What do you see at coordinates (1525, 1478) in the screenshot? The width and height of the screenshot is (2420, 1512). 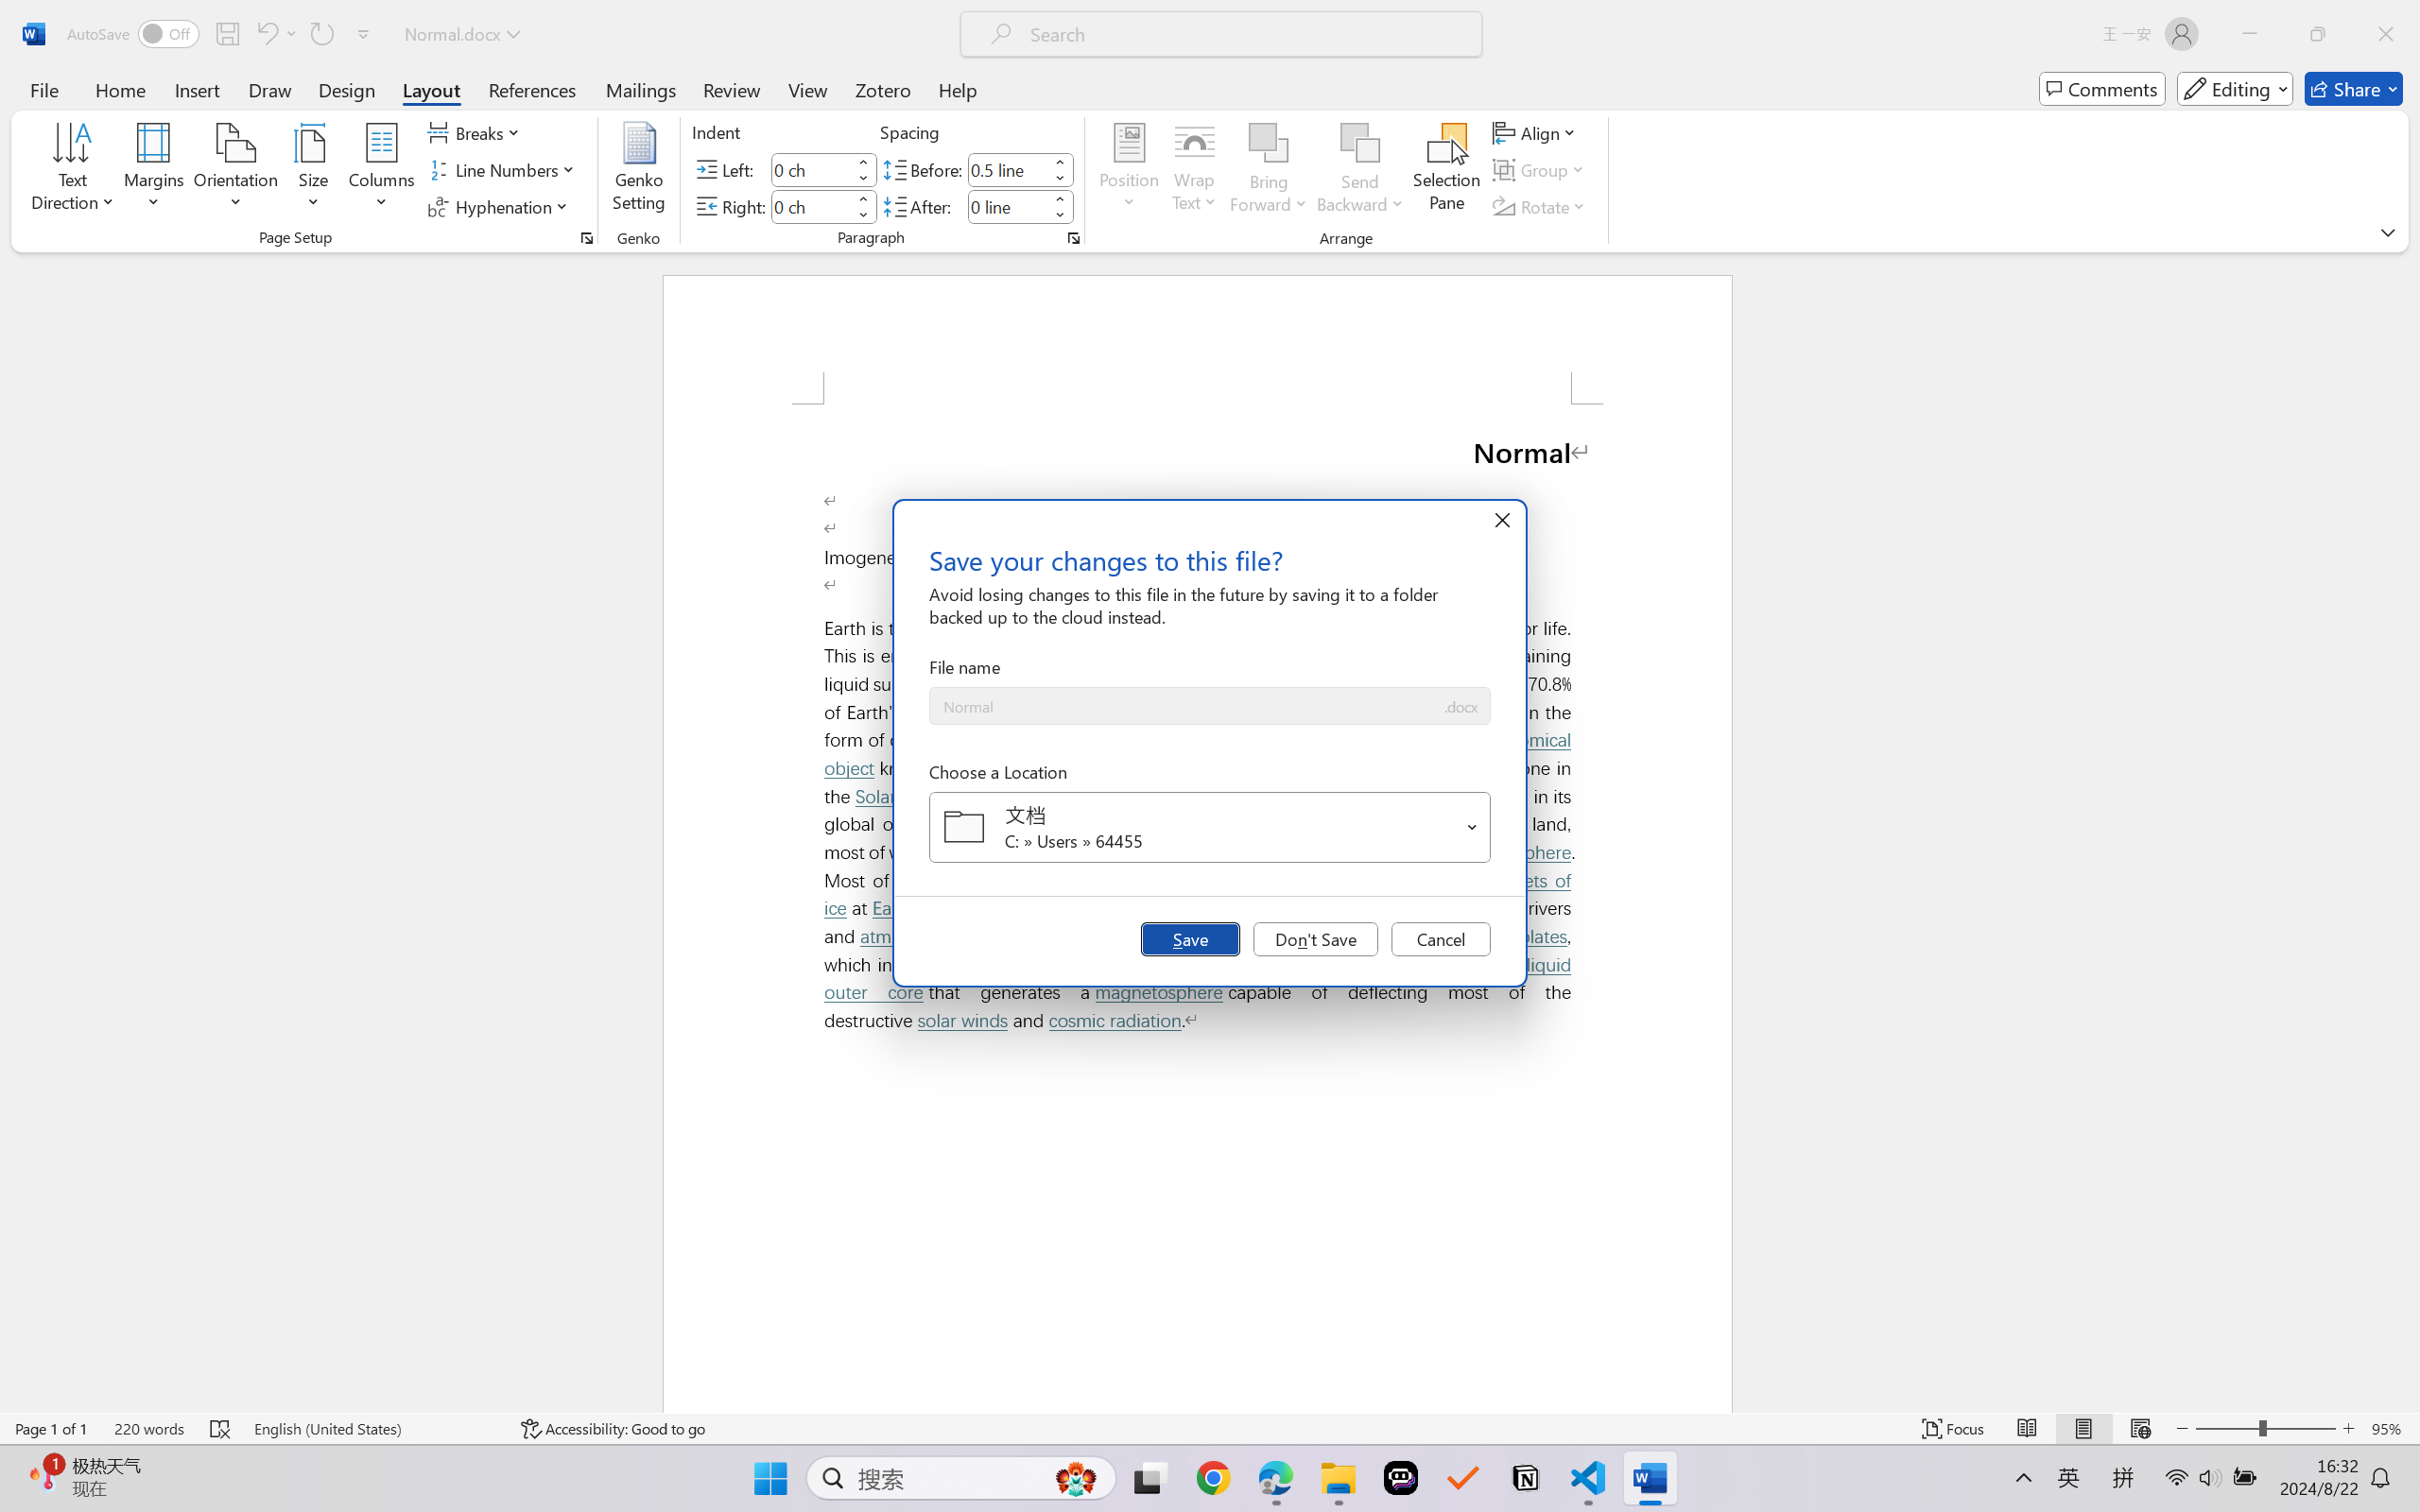 I see `'Notion'` at bounding box center [1525, 1478].